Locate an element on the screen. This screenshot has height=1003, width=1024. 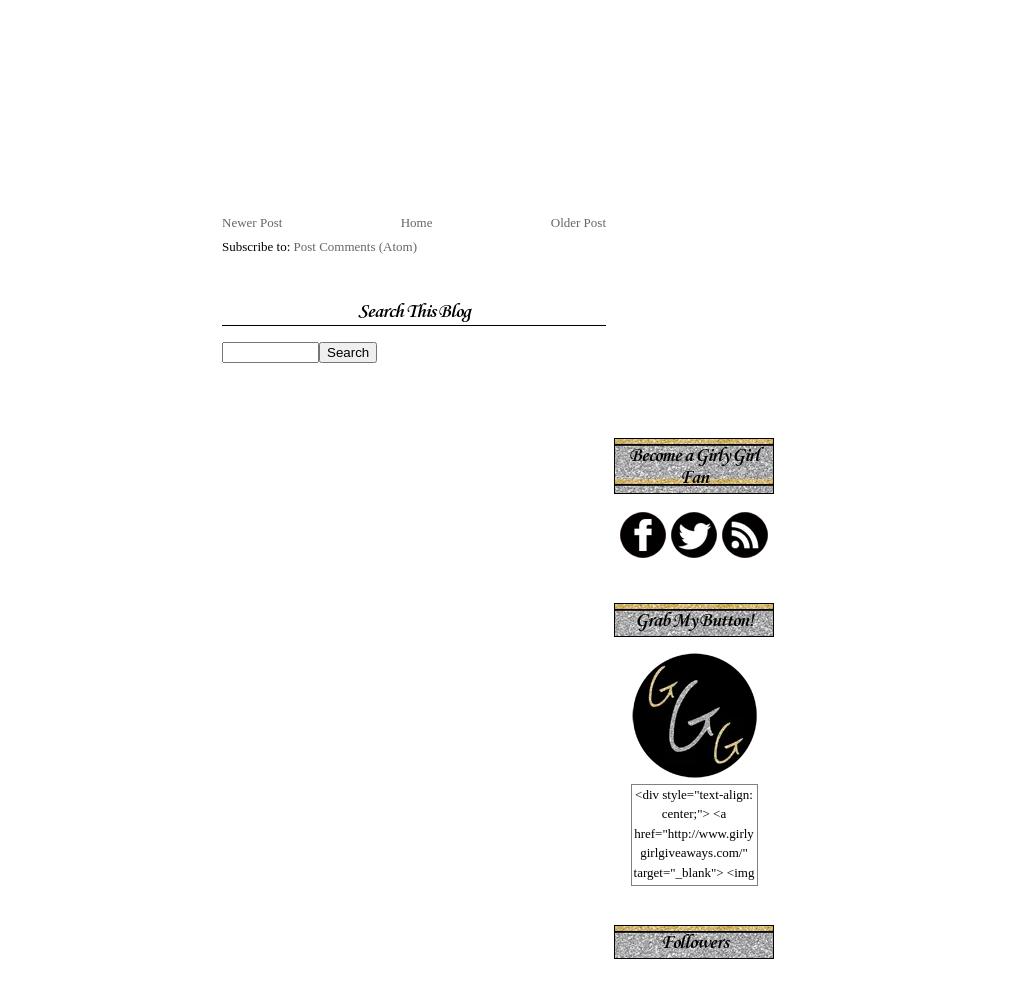
'Subscribe to:' is located at coordinates (221, 245).